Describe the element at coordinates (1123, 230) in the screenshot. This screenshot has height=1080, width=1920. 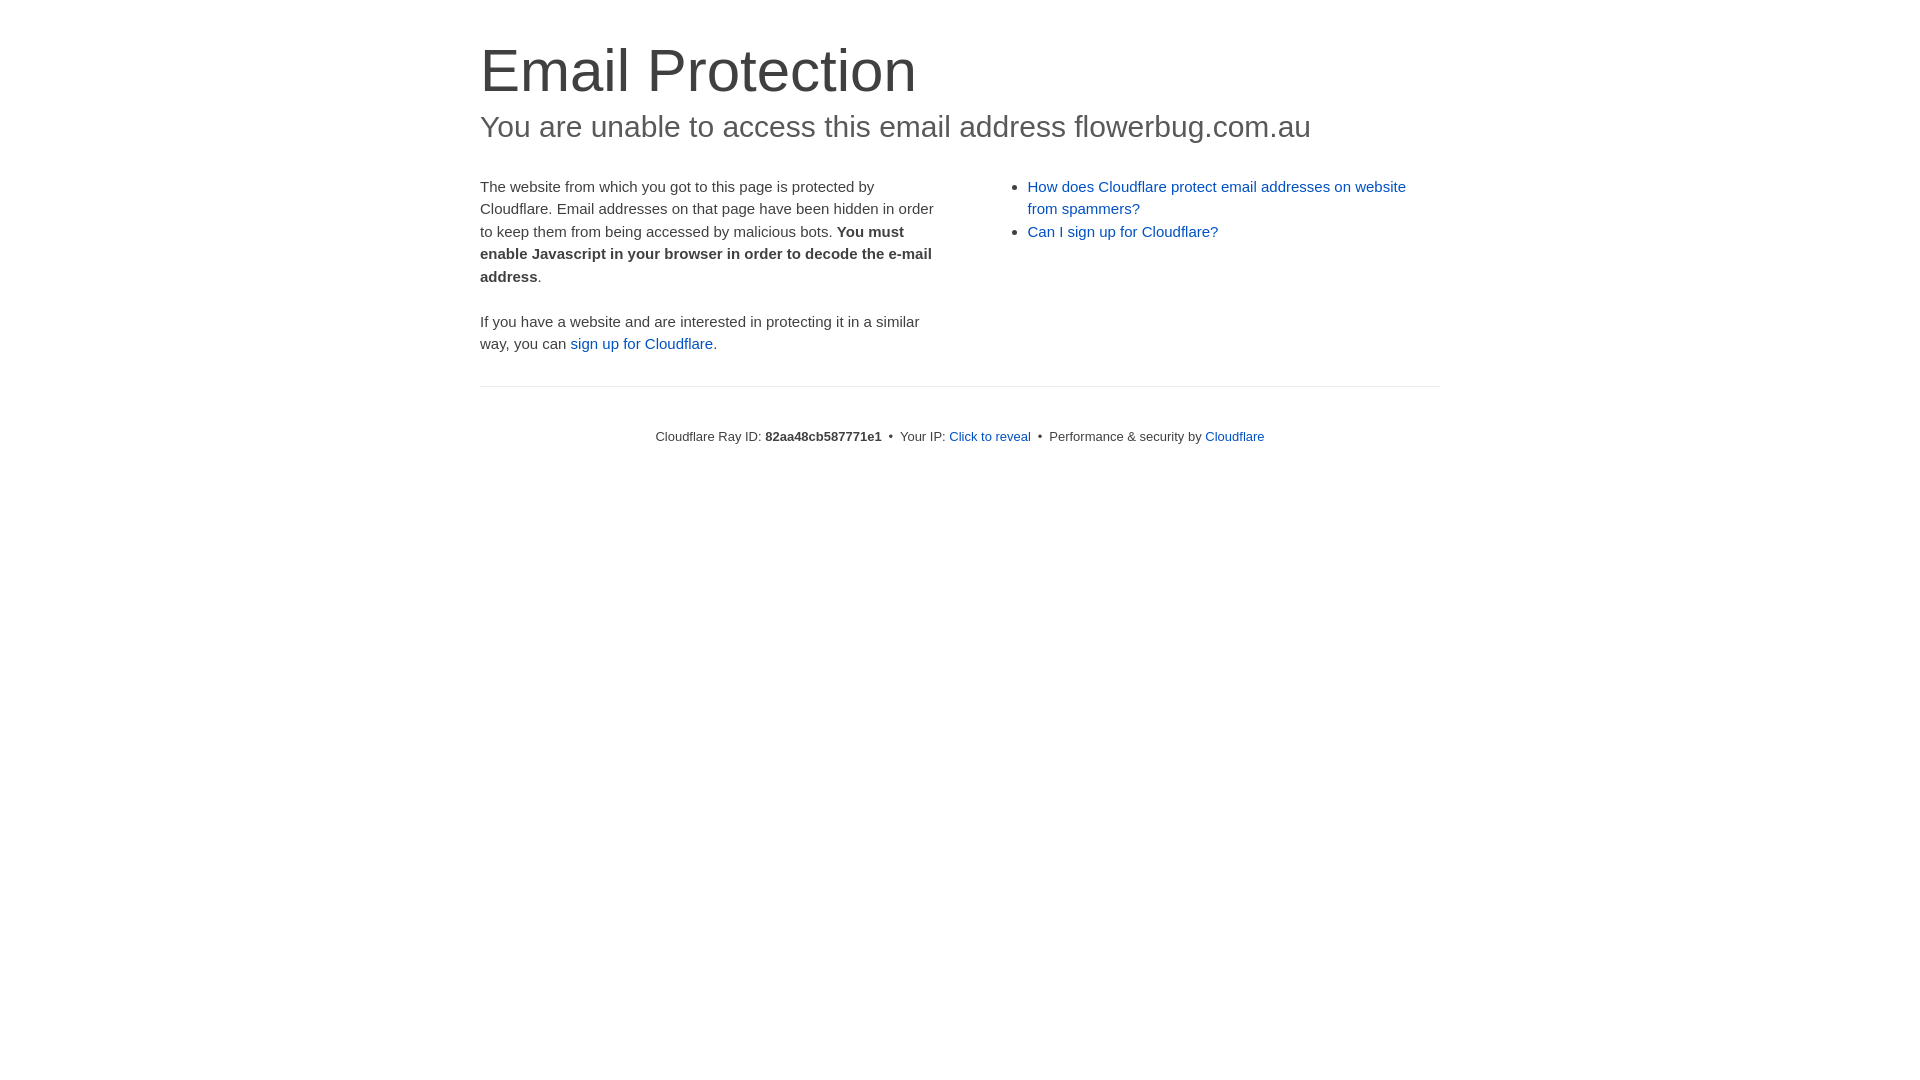
I see `'Can I sign up for Cloudflare?'` at that location.